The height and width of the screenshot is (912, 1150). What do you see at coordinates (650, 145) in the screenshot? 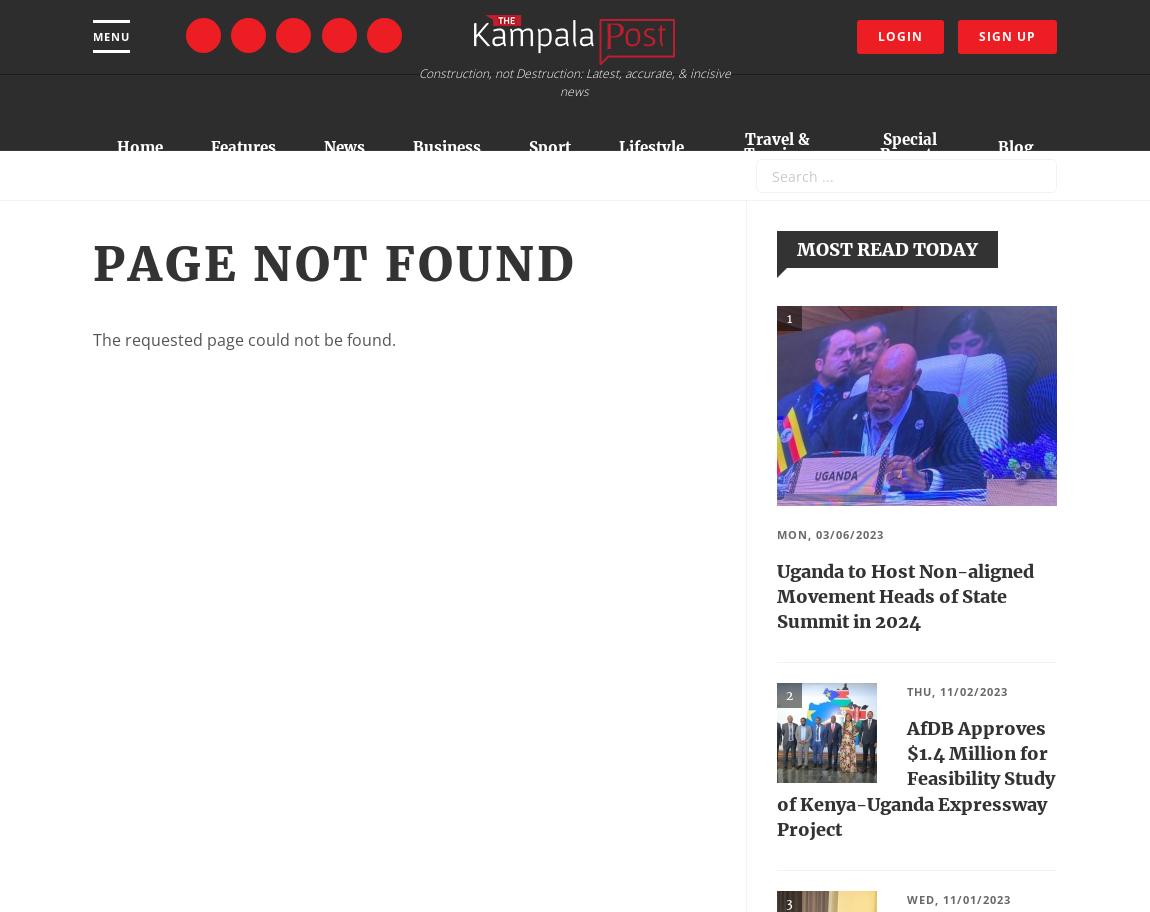
I see `'Lifestyle'` at bounding box center [650, 145].